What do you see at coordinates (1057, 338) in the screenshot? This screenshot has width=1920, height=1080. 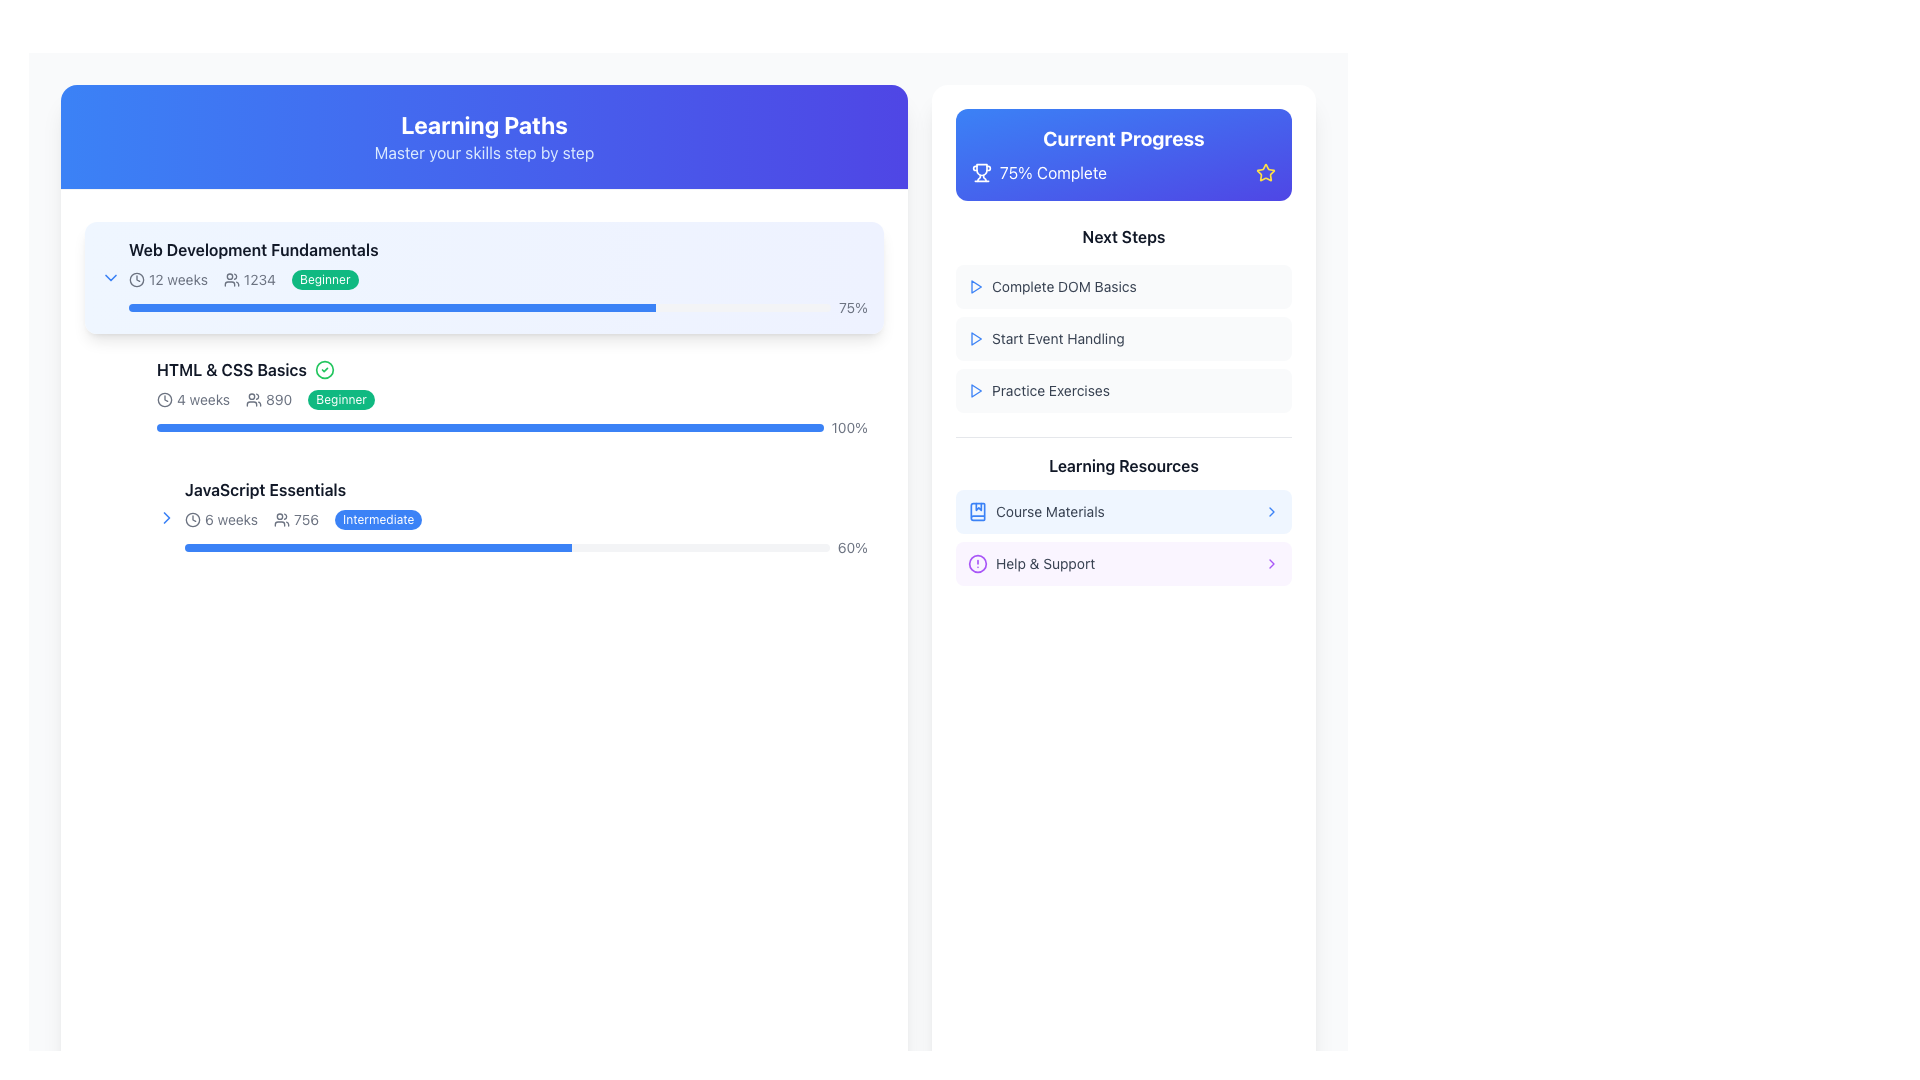 I see `'Start Event Handling' text label, which is styled in a small gray font and located under the 'Next Steps' section in the right-hand column` at bounding box center [1057, 338].